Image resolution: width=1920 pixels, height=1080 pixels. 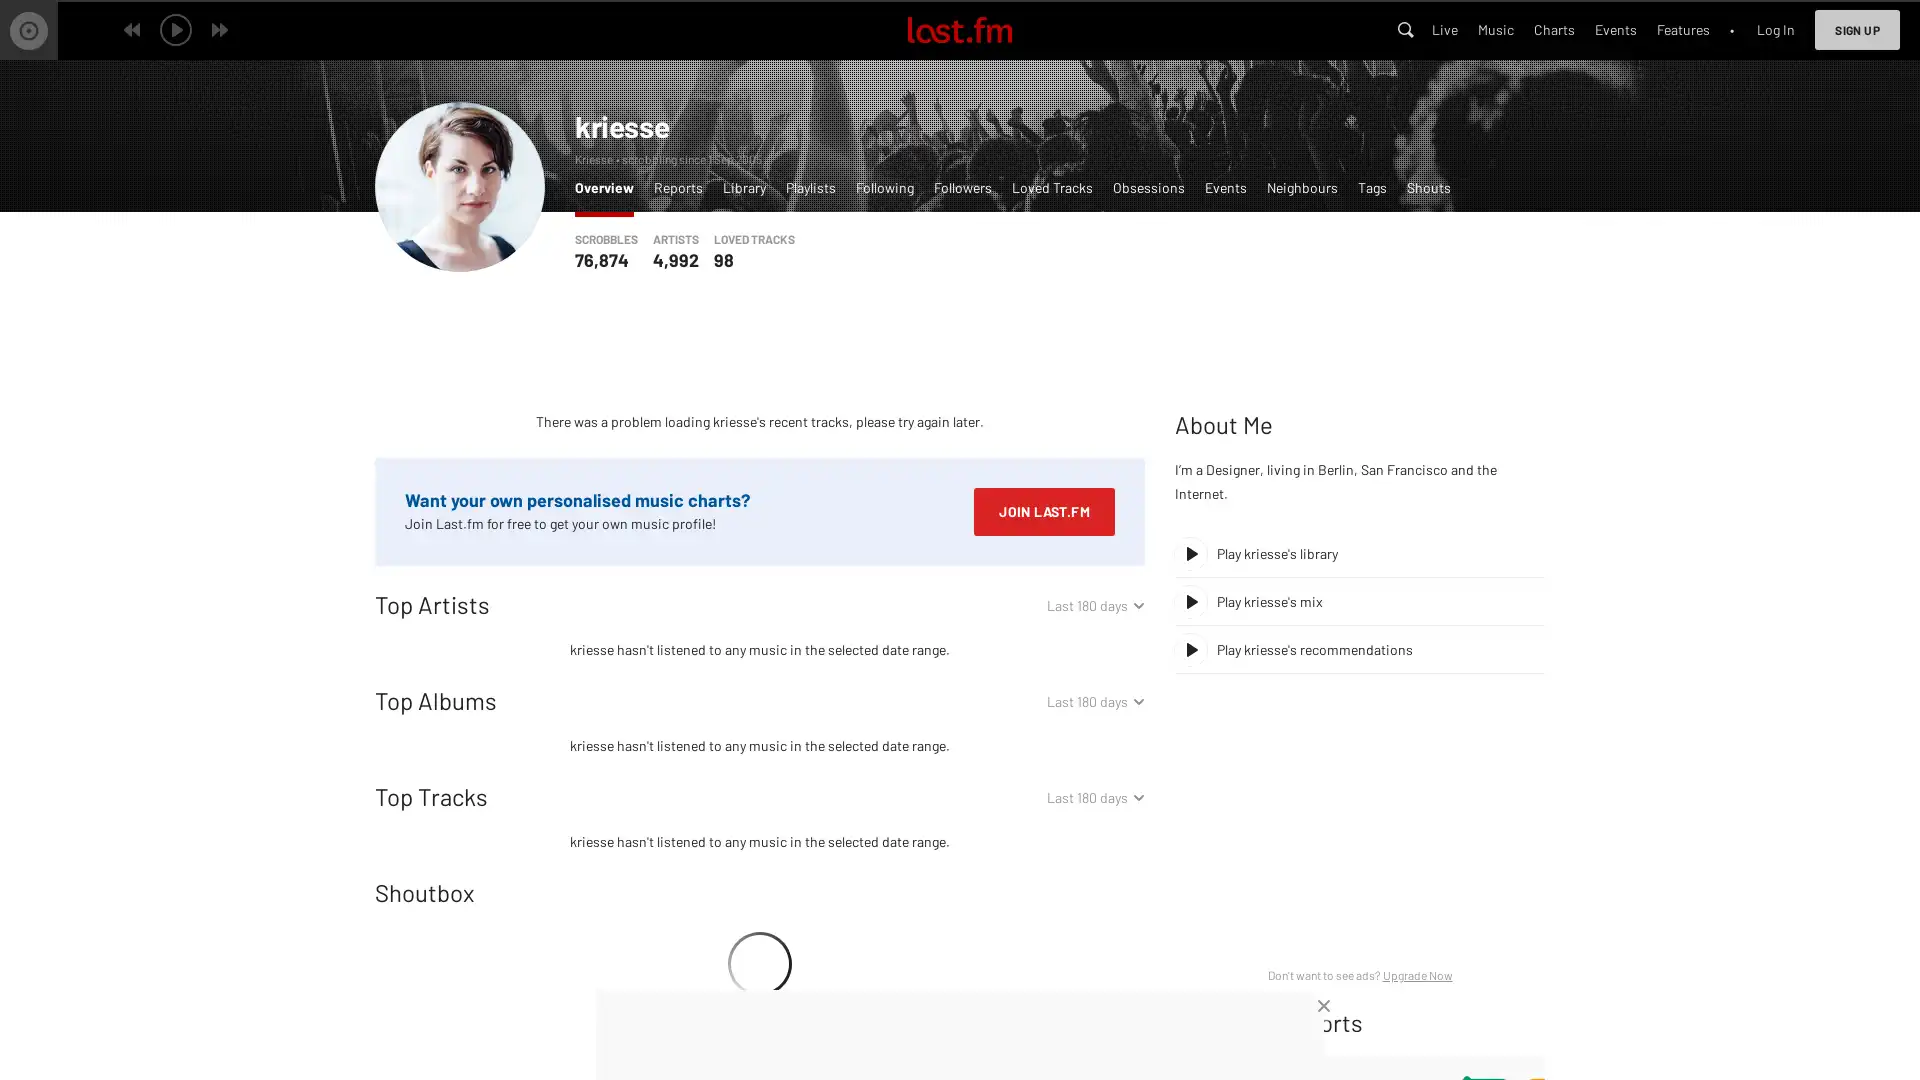 I want to click on Sorted by: Last 180 days, so click(x=1094, y=797).